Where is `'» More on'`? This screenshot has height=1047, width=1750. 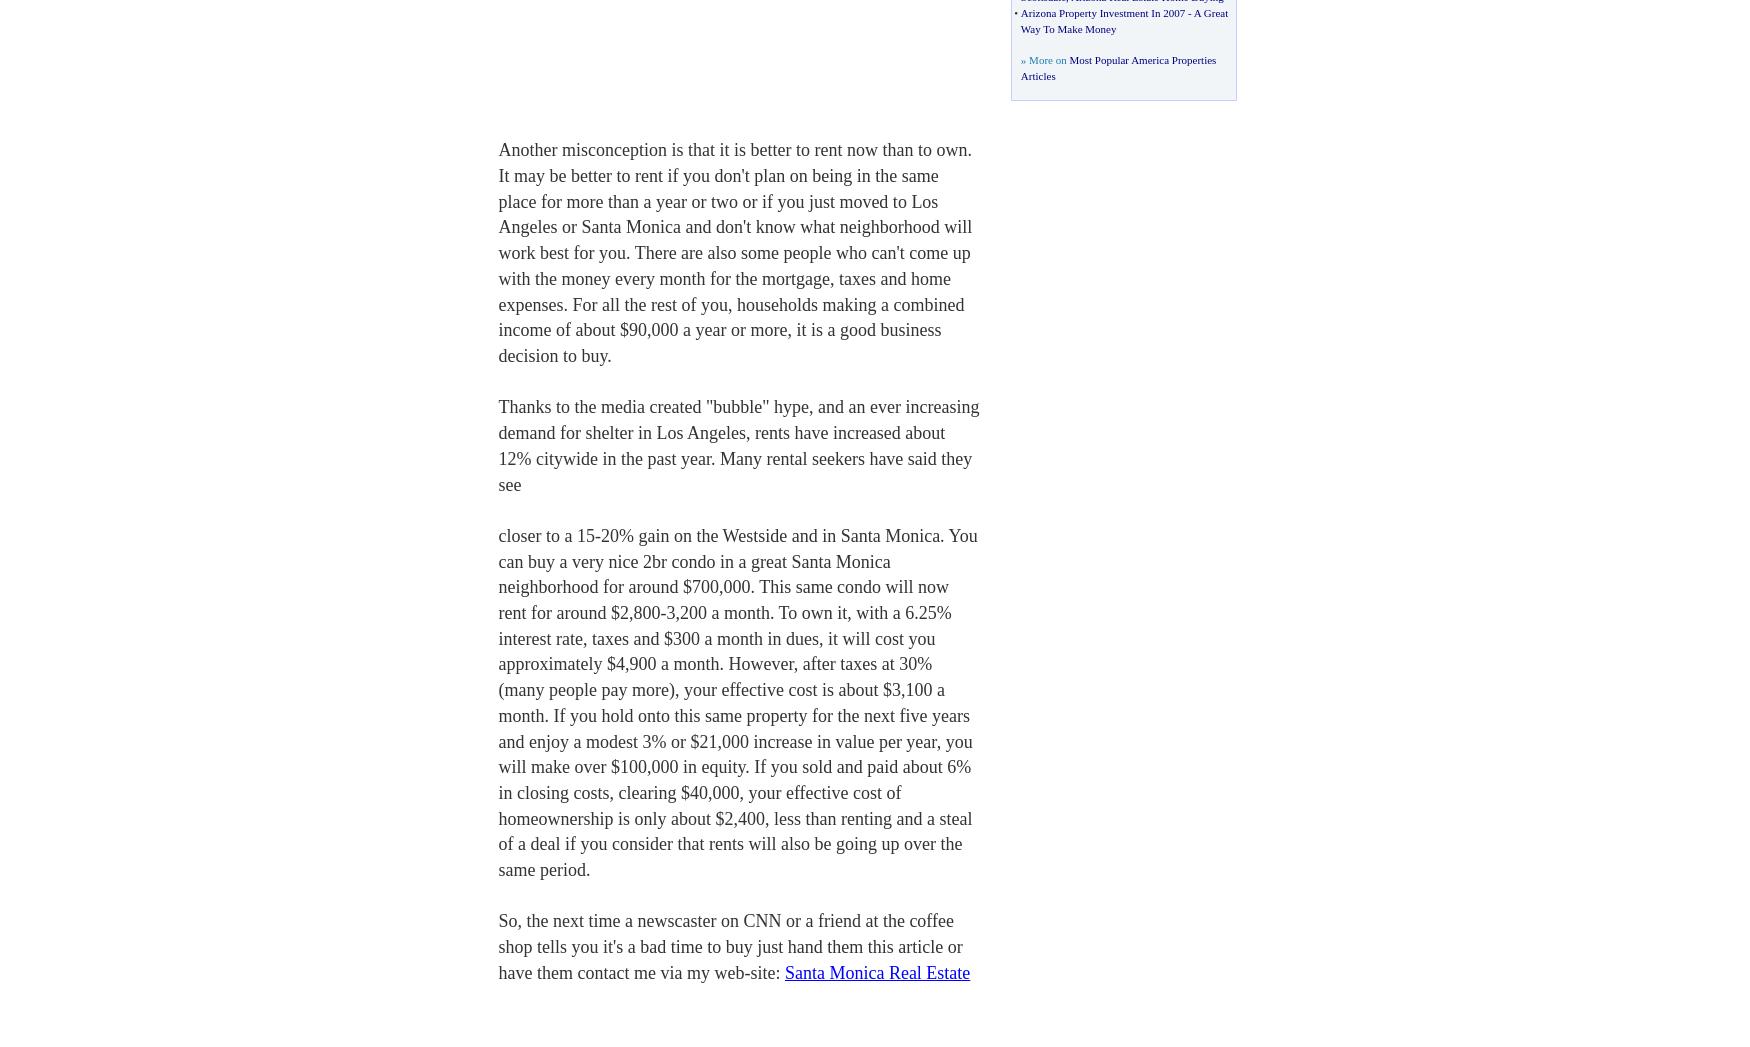
'» More on' is located at coordinates (1043, 59).